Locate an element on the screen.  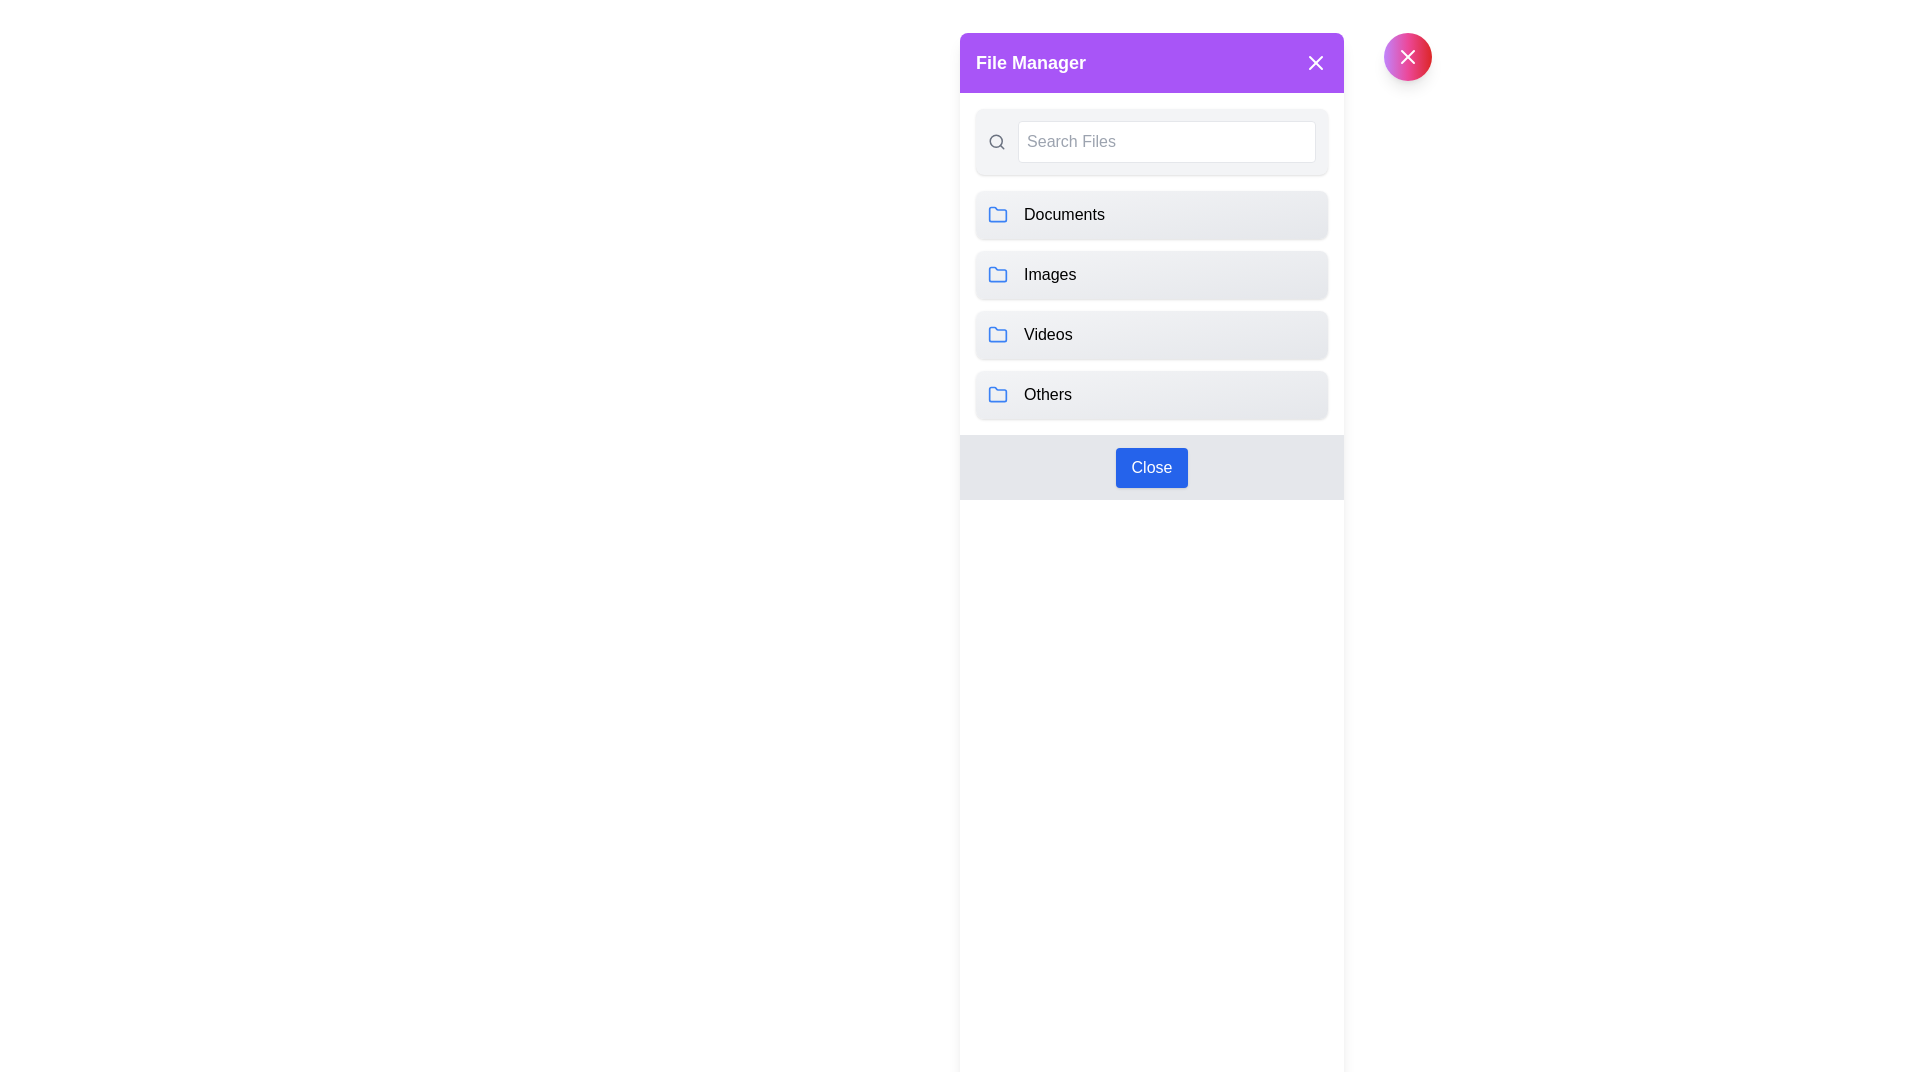
the Close button icon located at the top-right corner of the 'File Manager' interface is located at coordinates (1315, 61).